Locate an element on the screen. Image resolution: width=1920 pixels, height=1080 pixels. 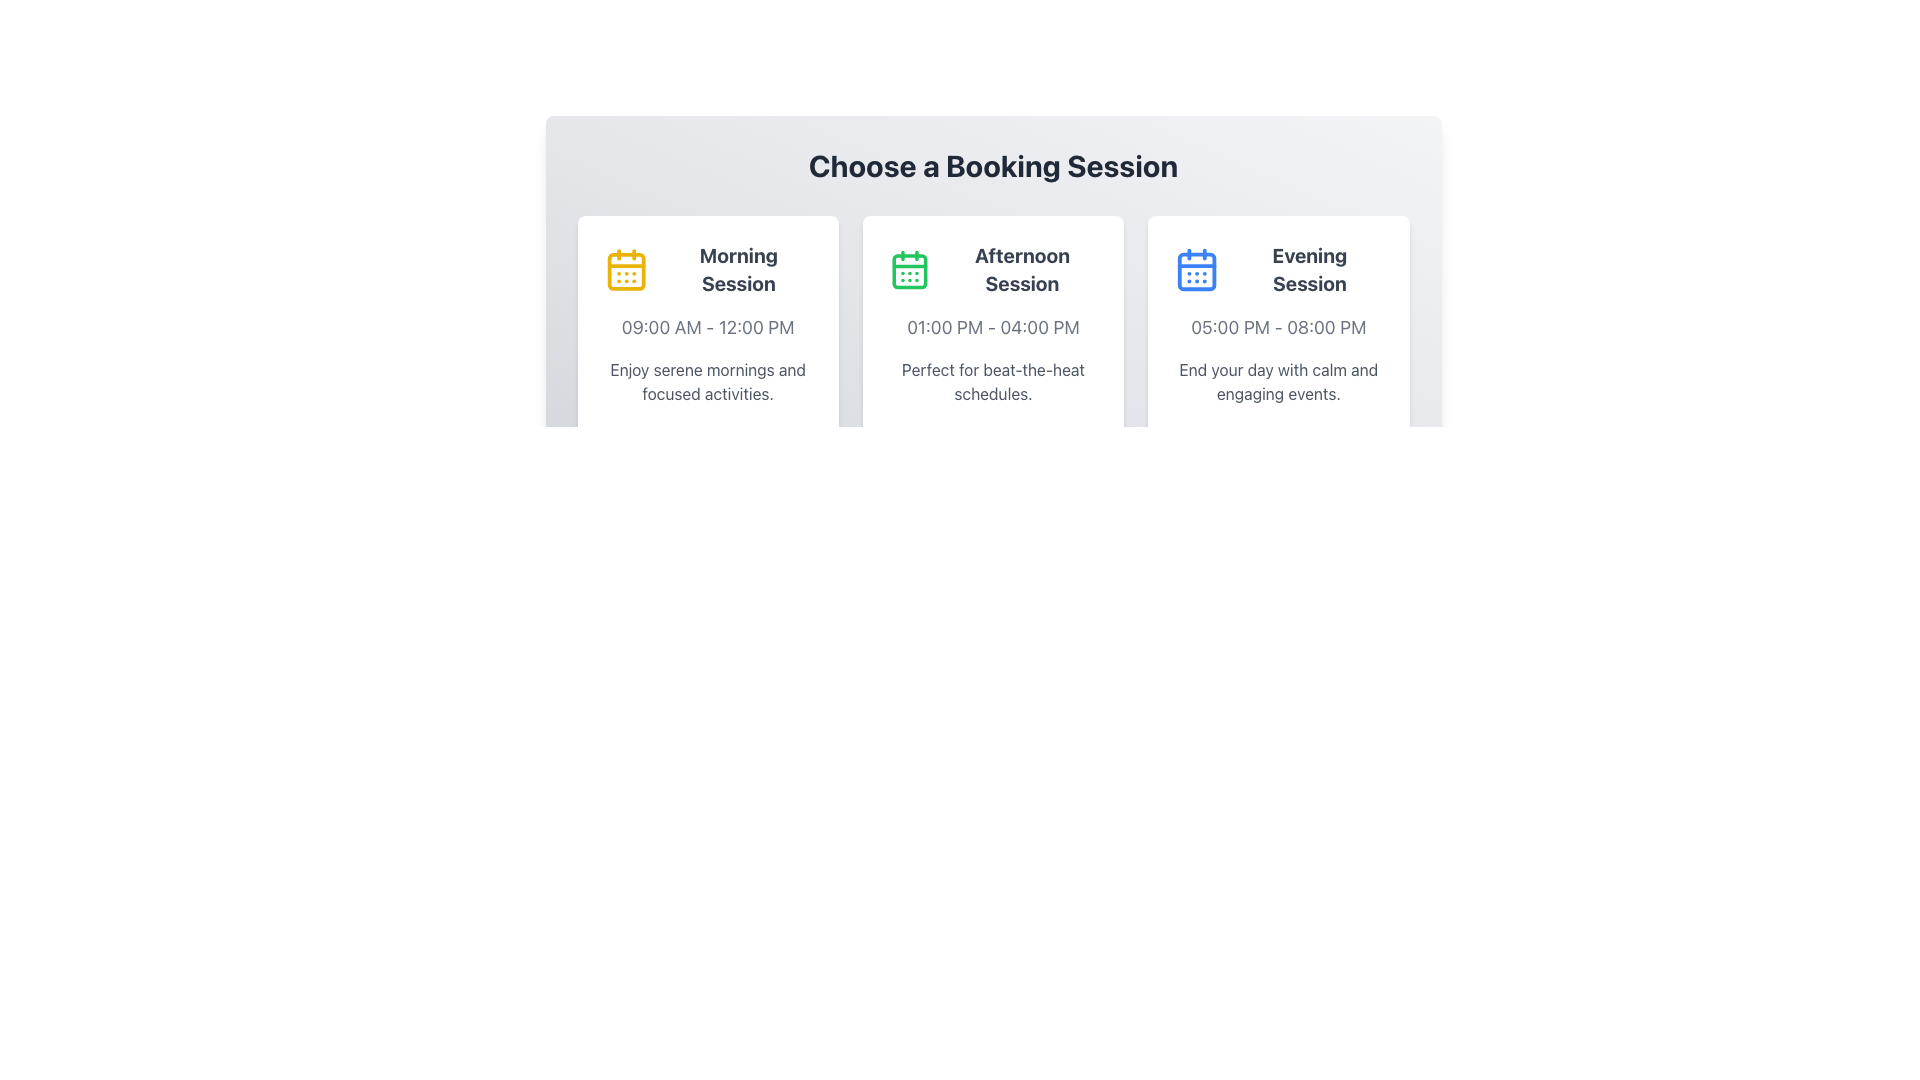
the text label reading 'Evening Session', which is styled with a bold, large font in dark gray and is part of the third session card under the 'Choose a Booking Session' heading is located at coordinates (1309, 270).